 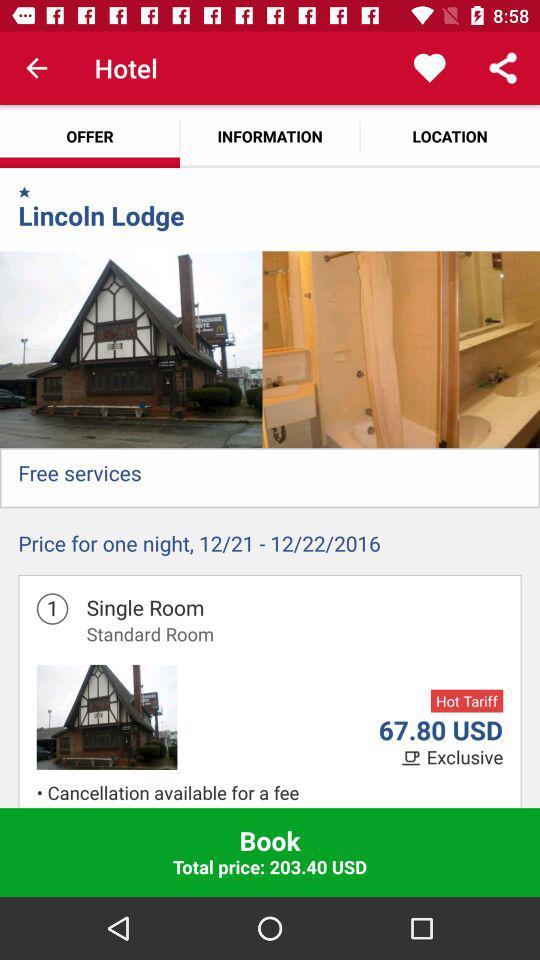 What do you see at coordinates (464, 757) in the screenshot?
I see `the exclusive icon` at bounding box center [464, 757].